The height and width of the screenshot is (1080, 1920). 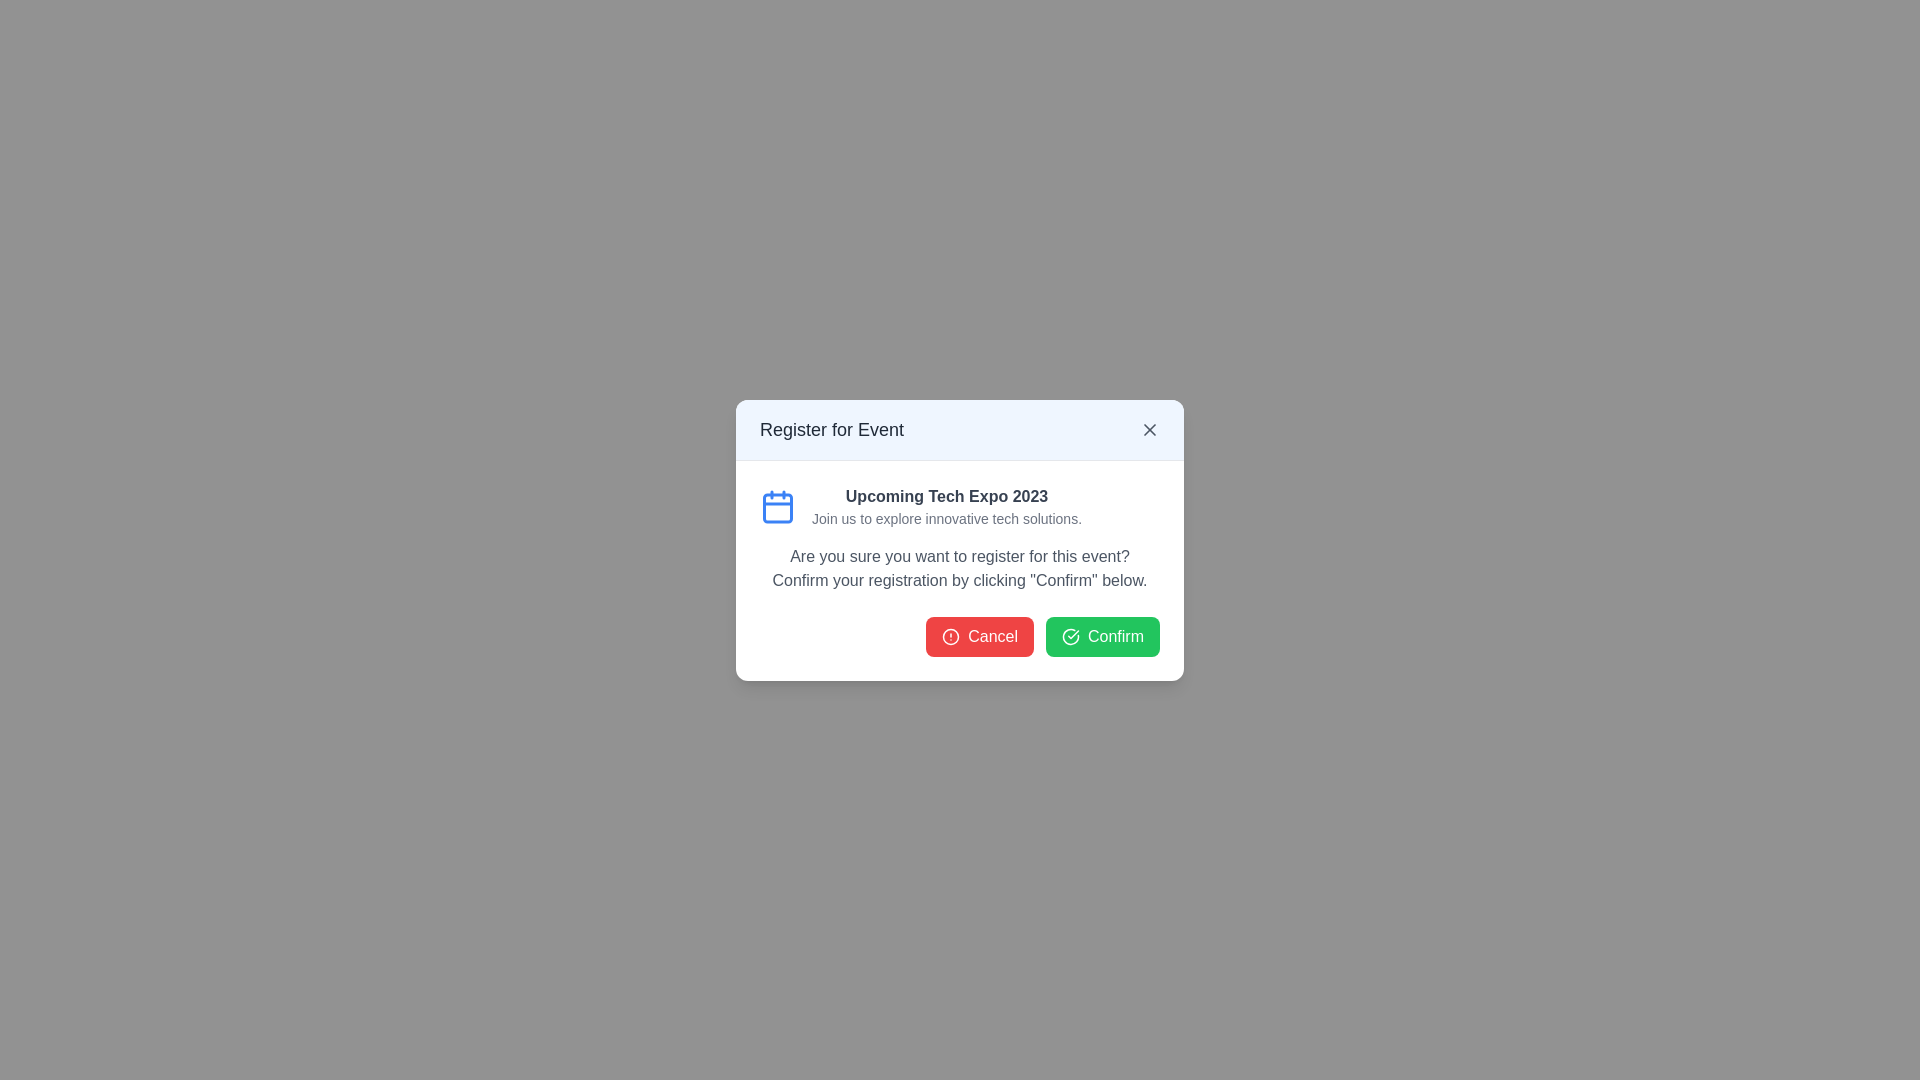 What do you see at coordinates (950, 636) in the screenshot?
I see `the circular SVG graphic element that represents an alert icon, located to the left of the text content in the confirmation dialog box for event registration` at bounding box center [950, 636].